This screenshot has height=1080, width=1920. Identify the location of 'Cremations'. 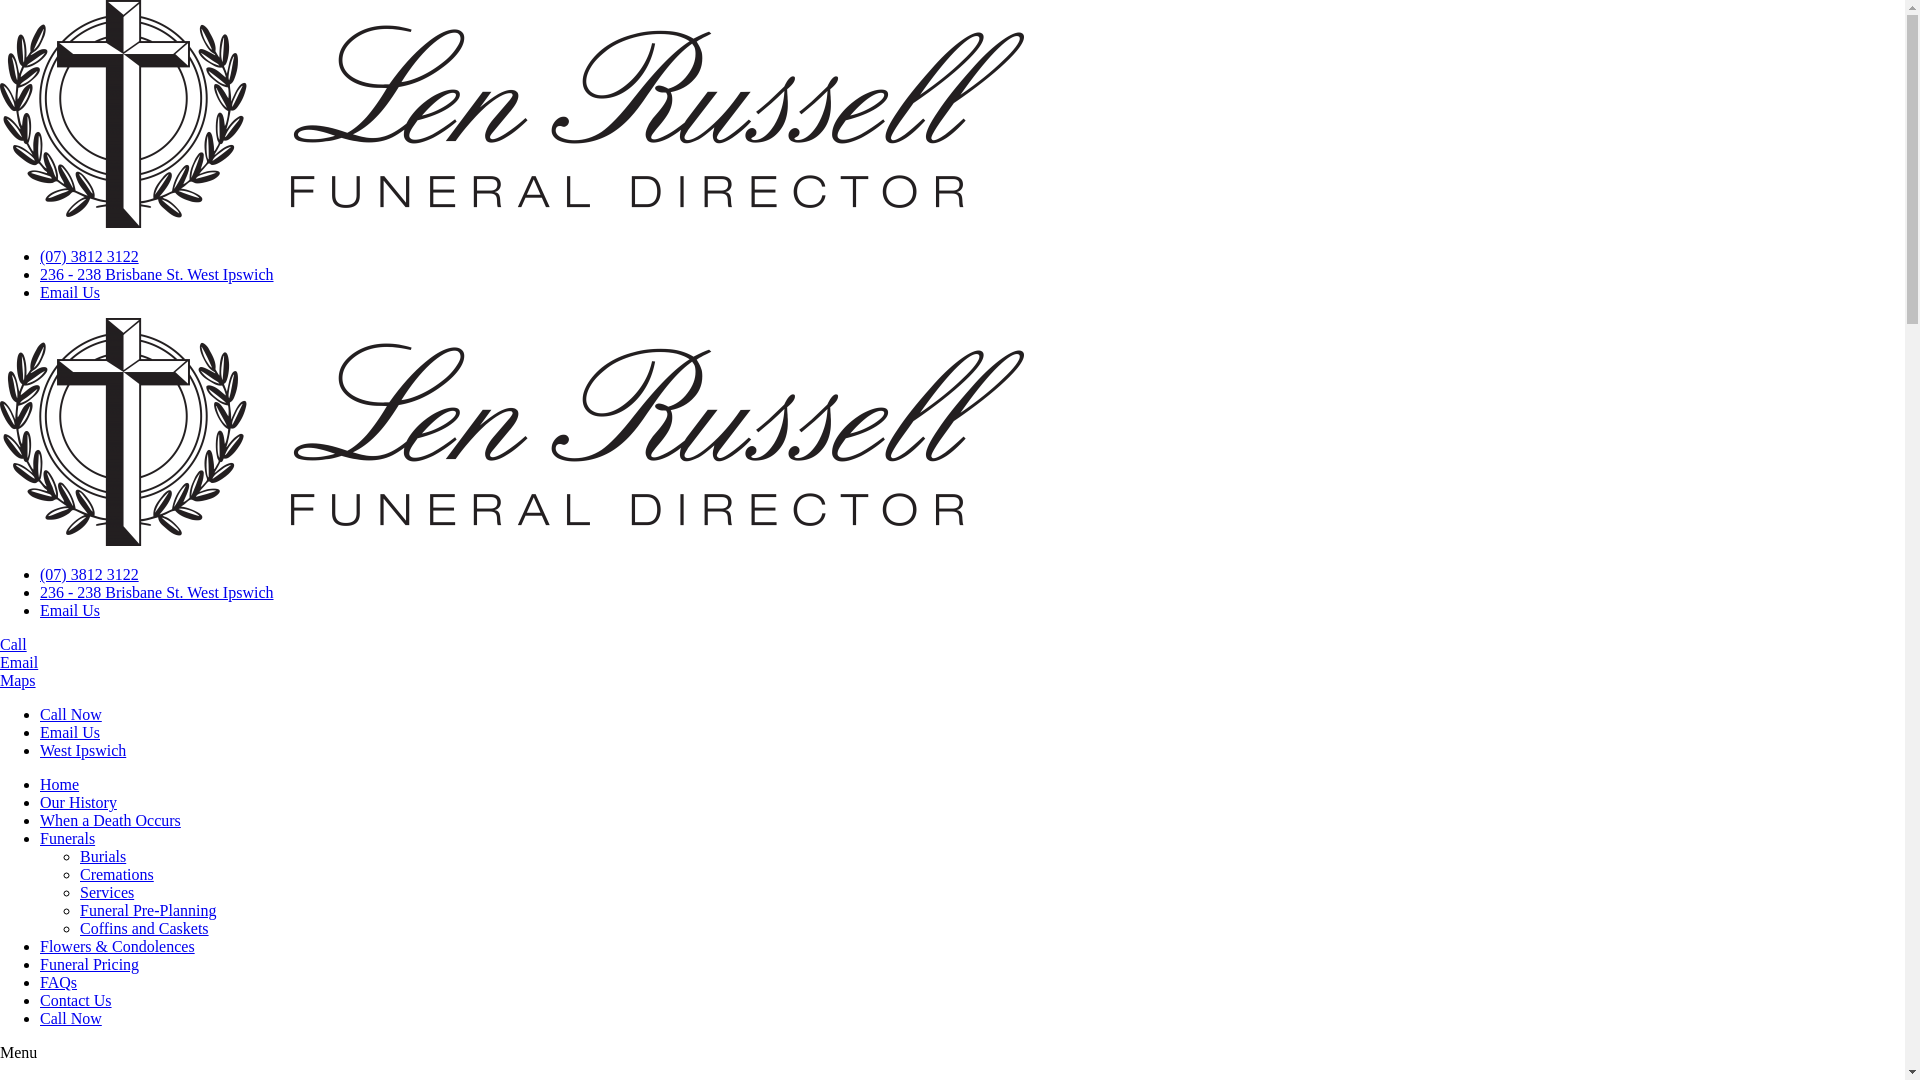
(115, 873).